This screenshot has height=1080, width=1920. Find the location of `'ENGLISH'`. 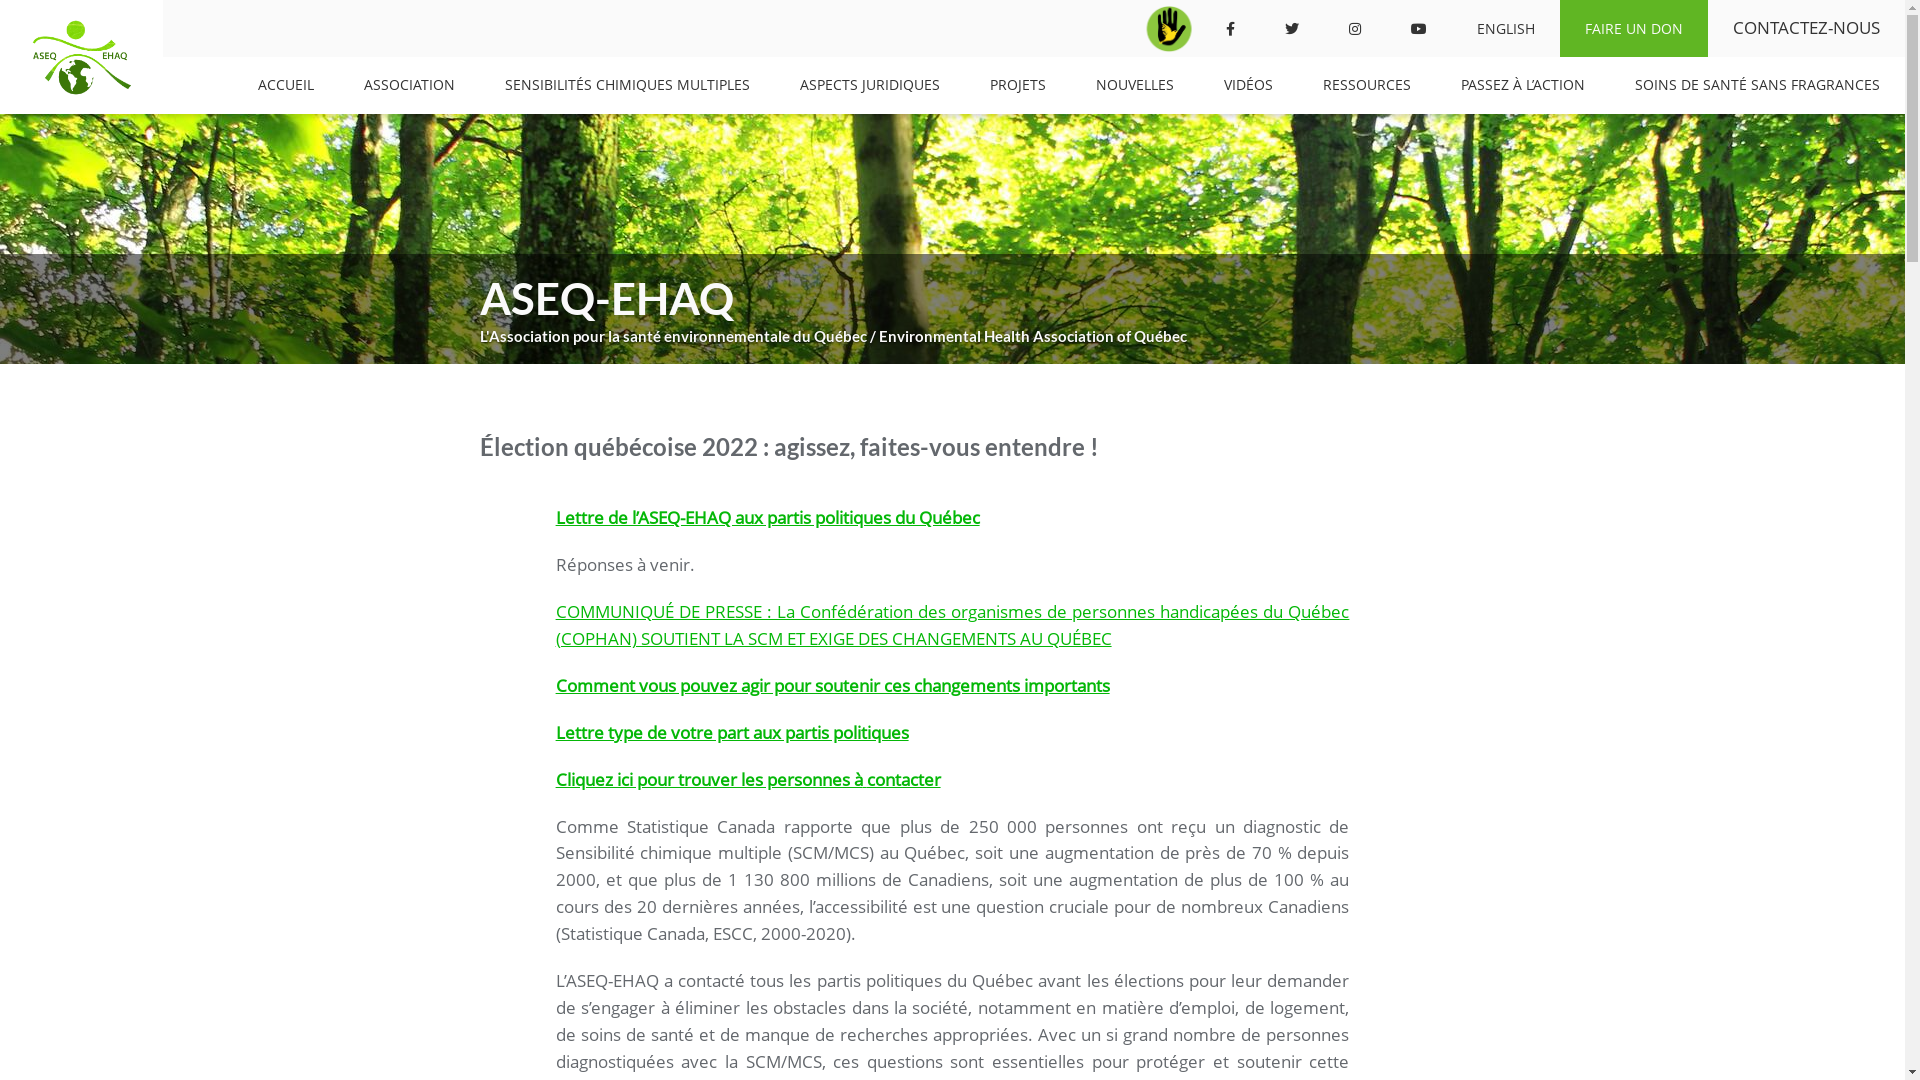

'ENGLISH' is located at coordinates (1451, 28).